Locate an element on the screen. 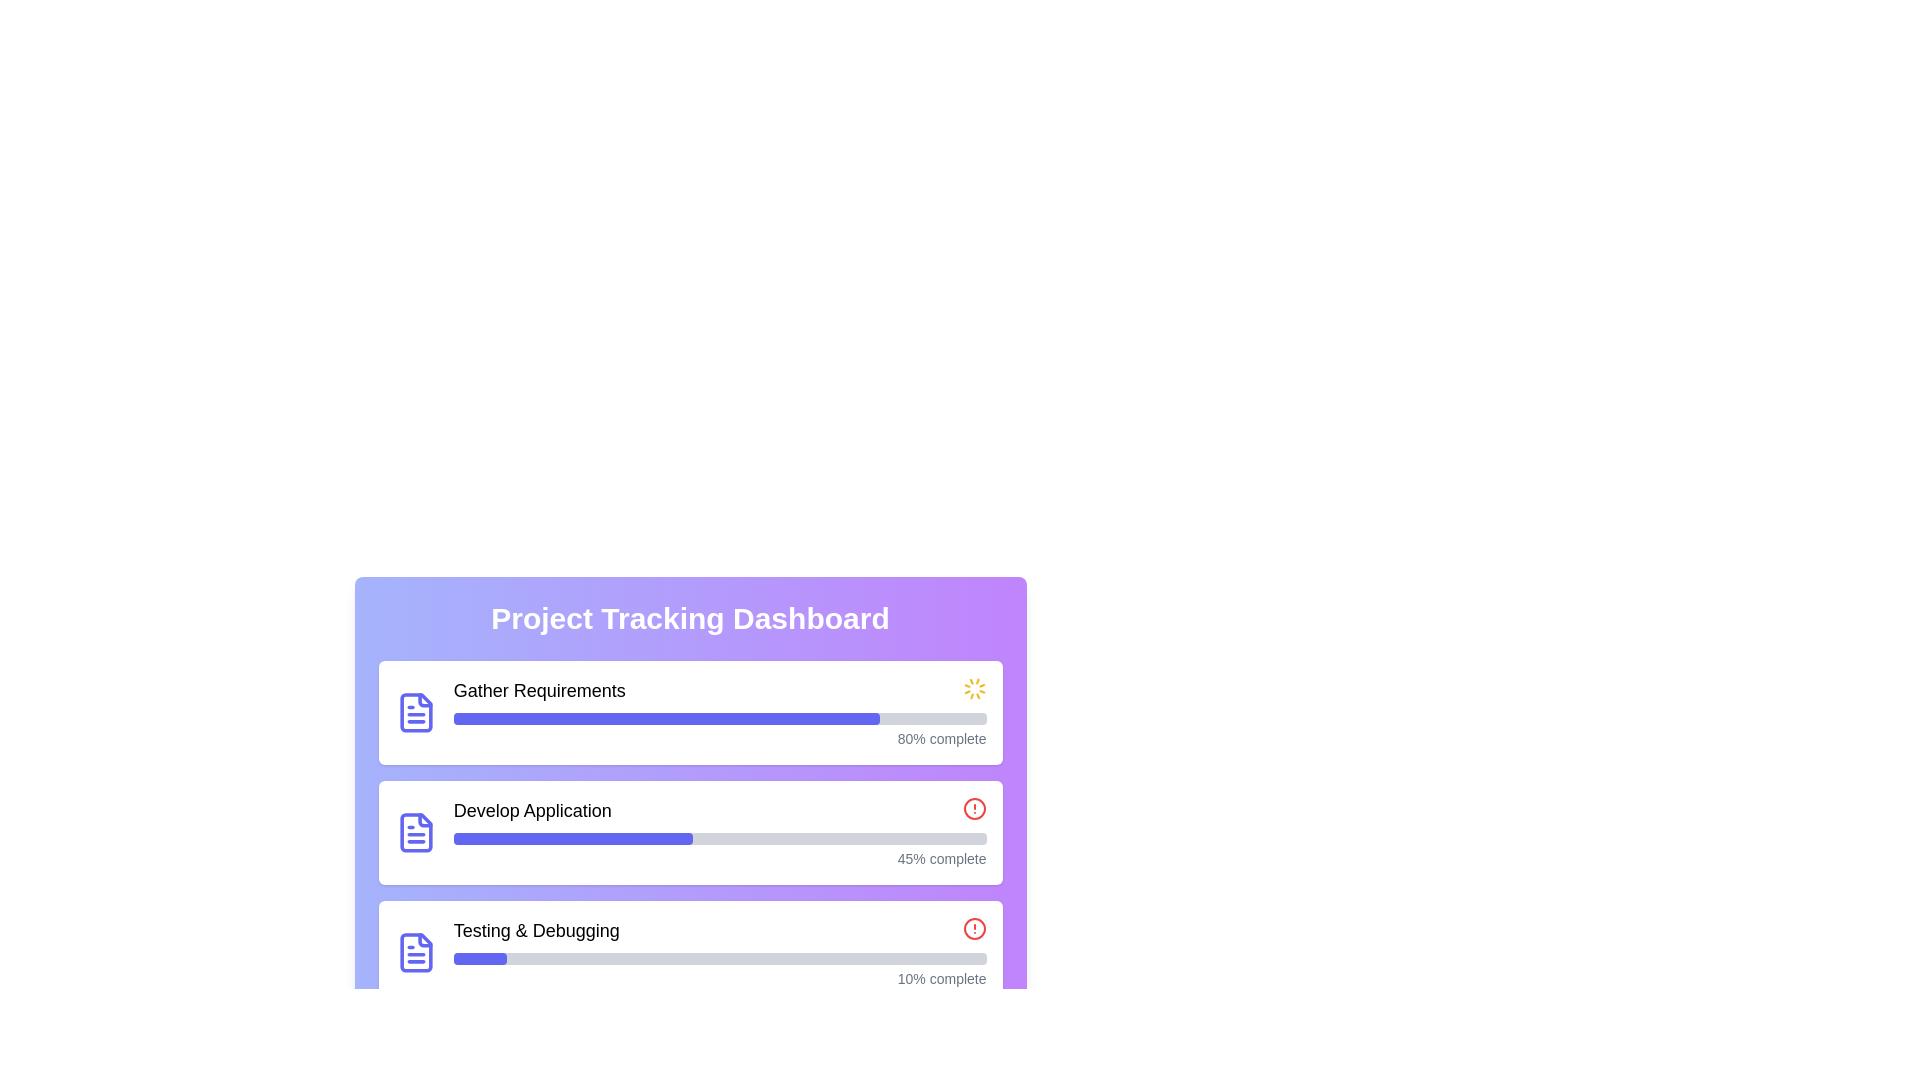 The height and width of the screenshot is (1080, 1920). the progress bar indicating 80% completion of the 'Gather Requirements' task in the project tracking dashboard is located at coordinates (720, 717).